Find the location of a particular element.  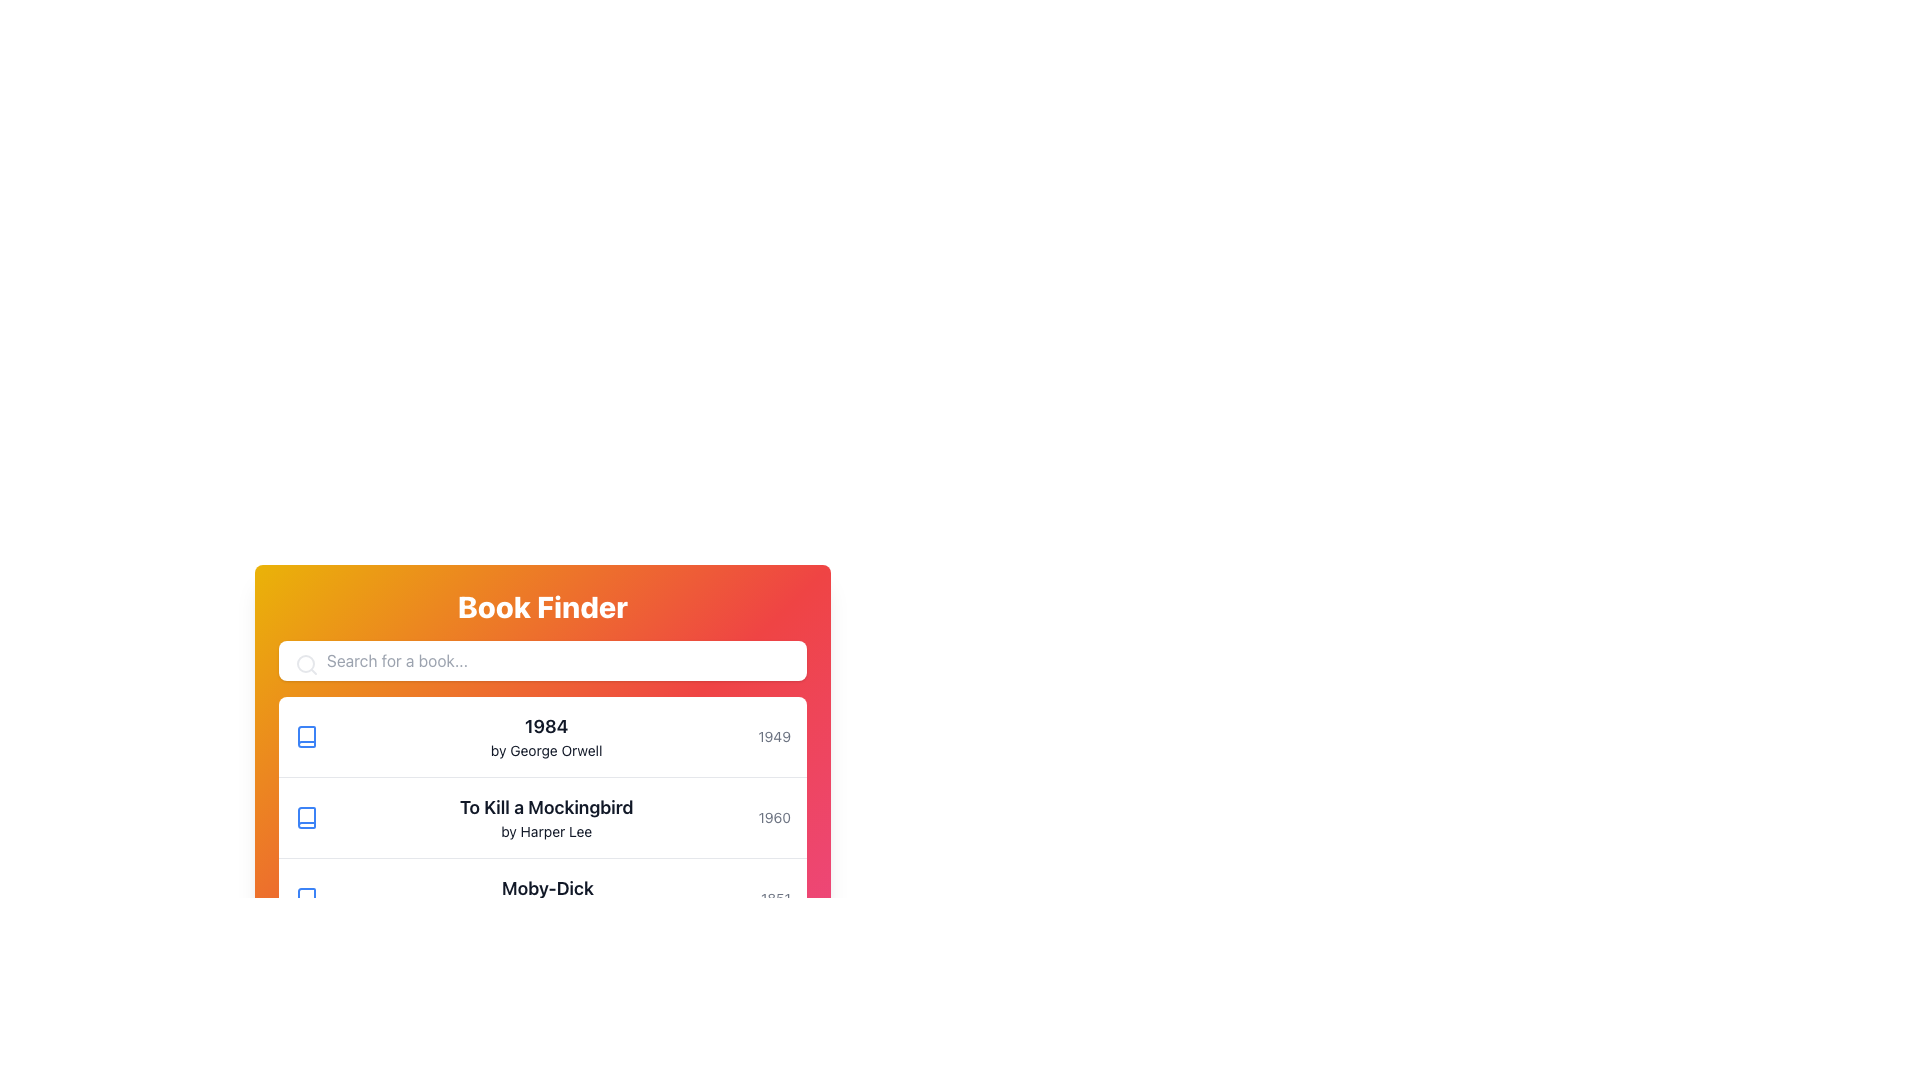

the book icon representing 'To Kill a Mockingbird' by 'Harper Lee' is located at coordinates (306, 817).